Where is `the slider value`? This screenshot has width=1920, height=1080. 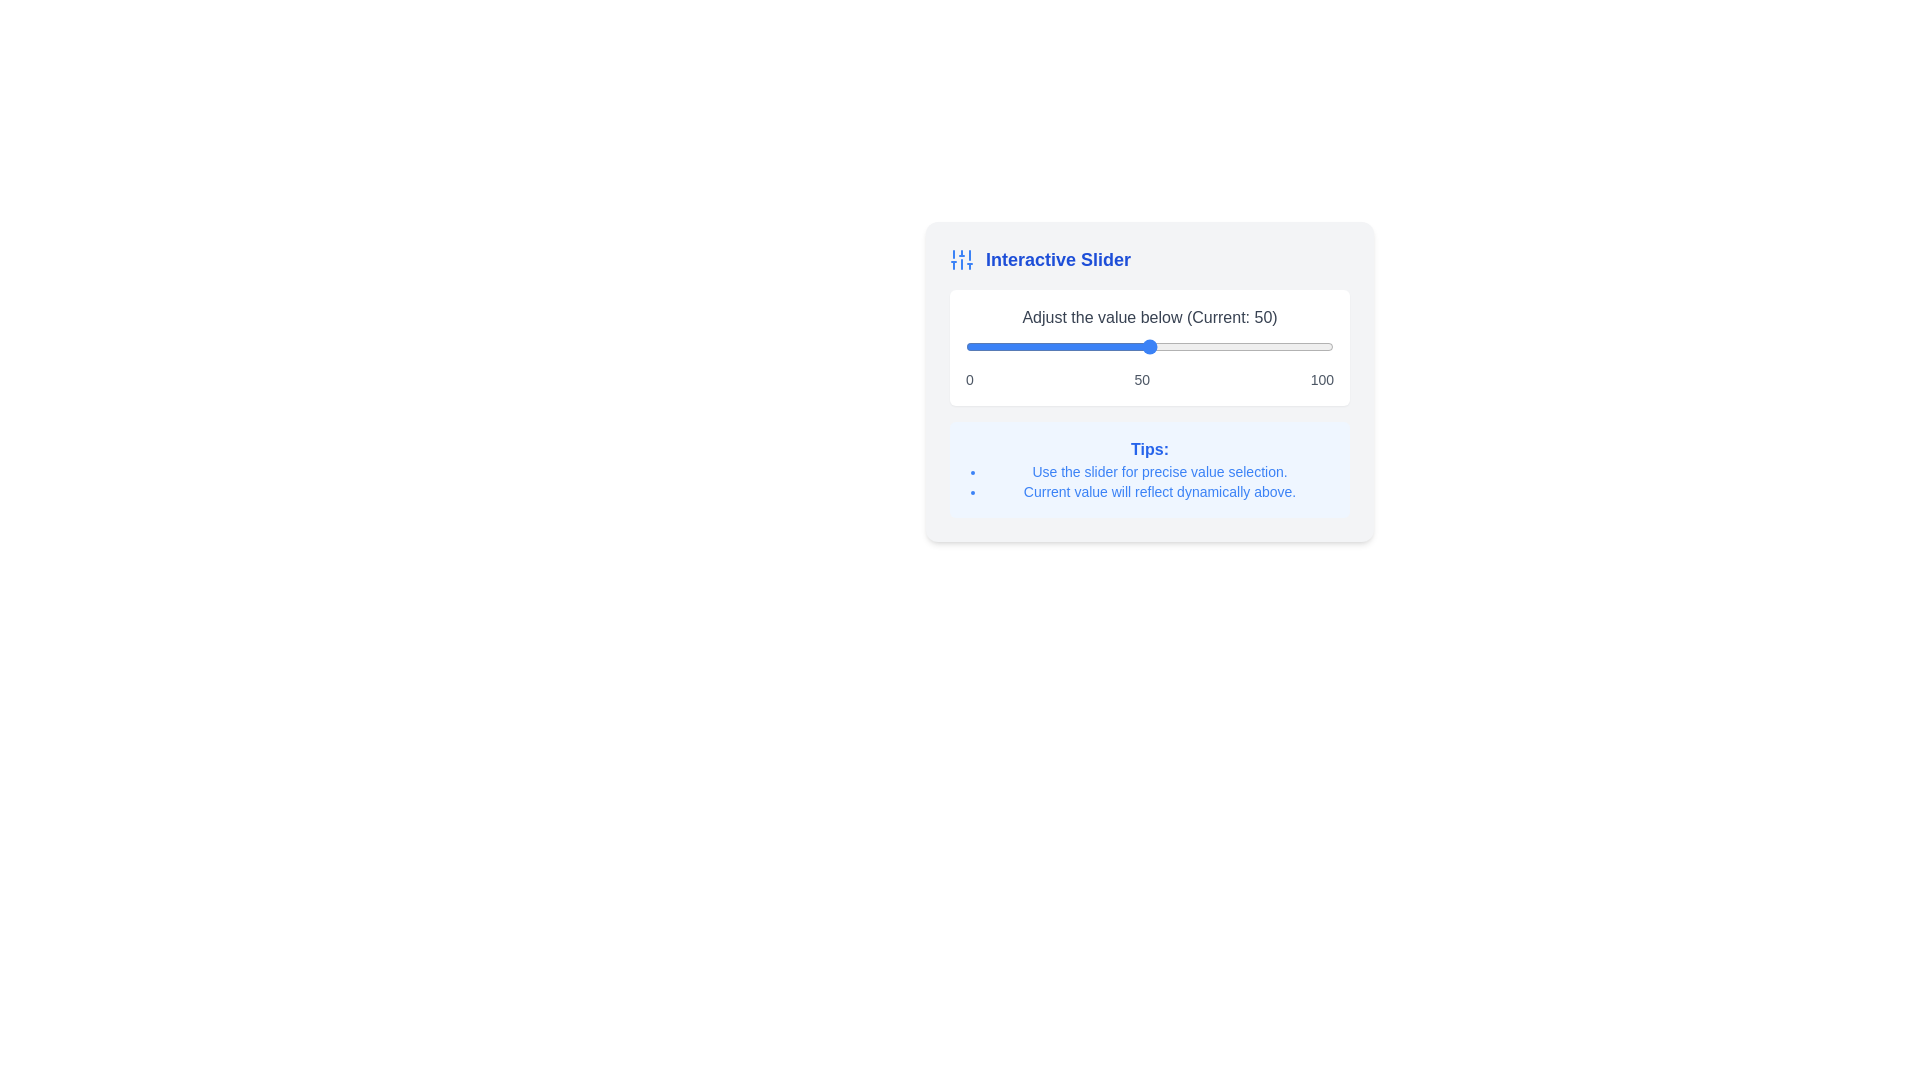 the slider value is located at coordinates (1128, 346).